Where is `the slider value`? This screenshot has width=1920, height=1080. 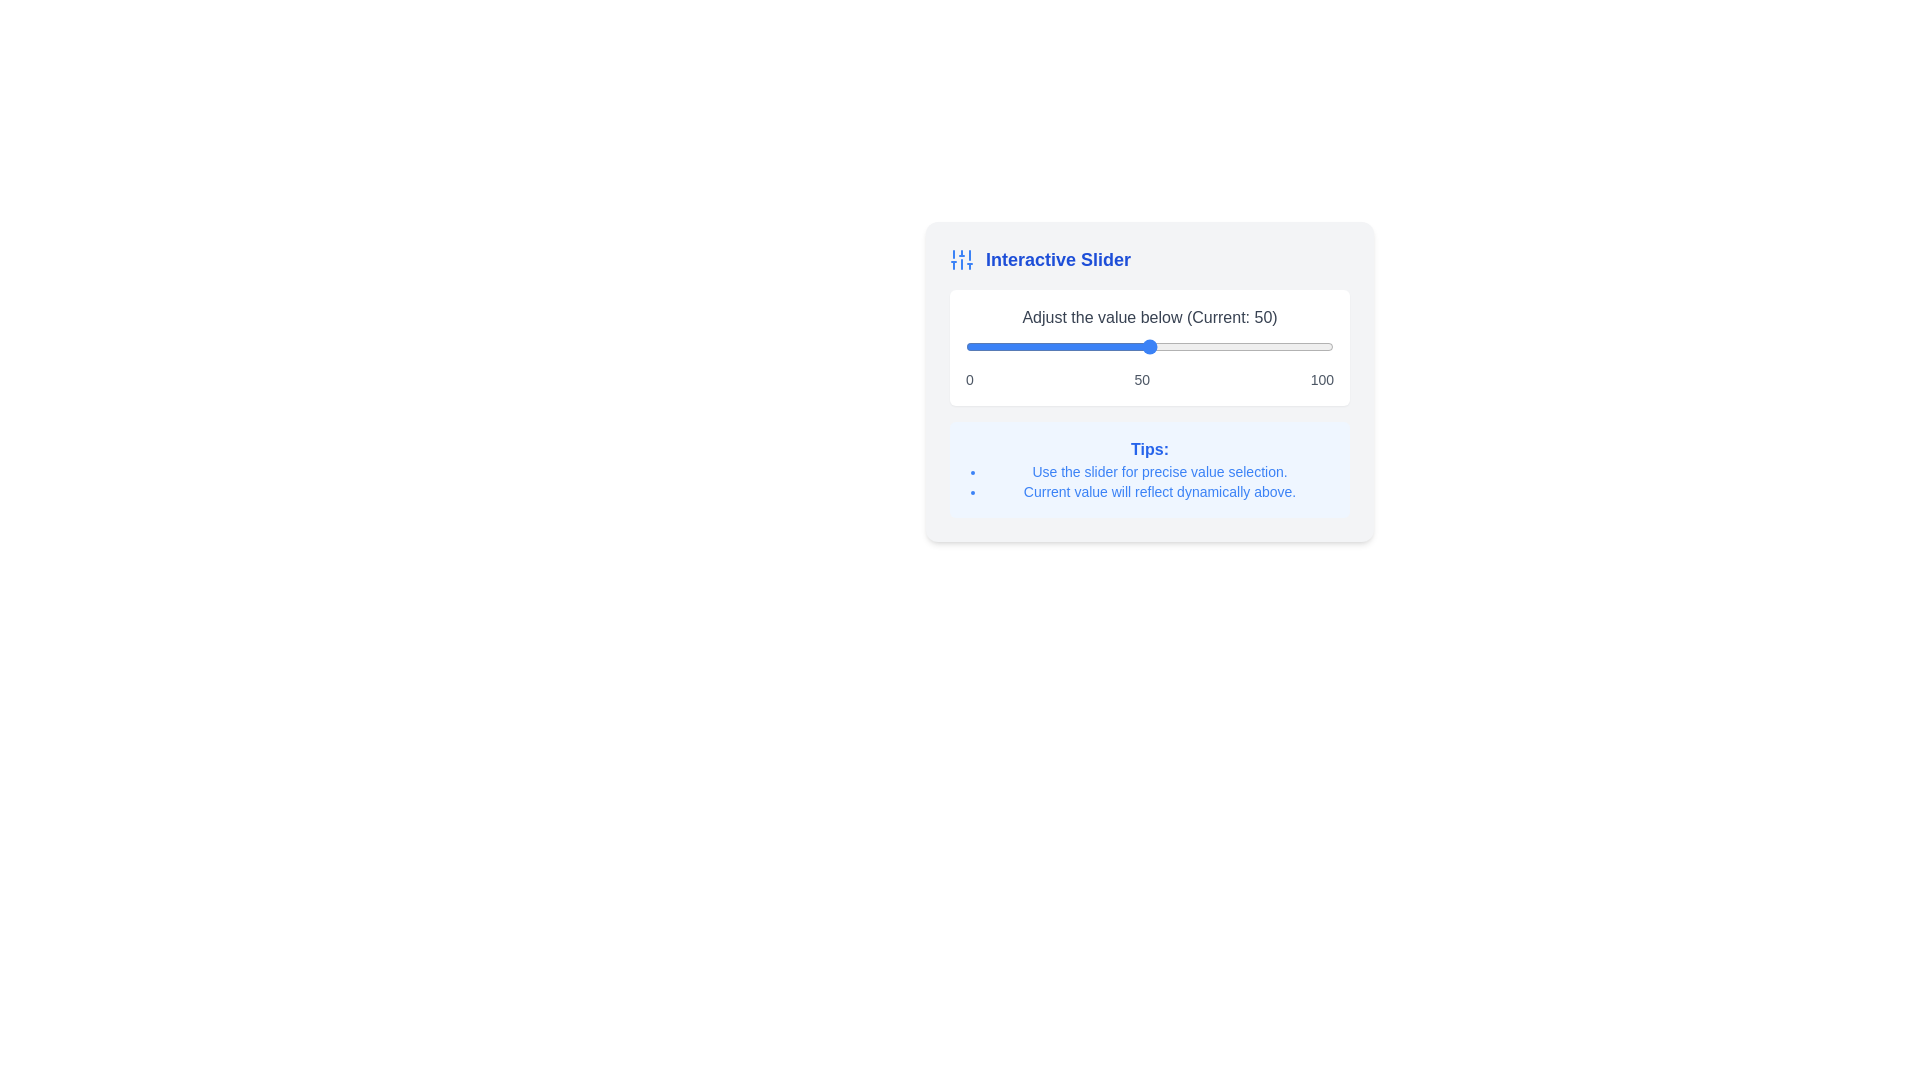 the slider value is located at coordinates (1128, 346).